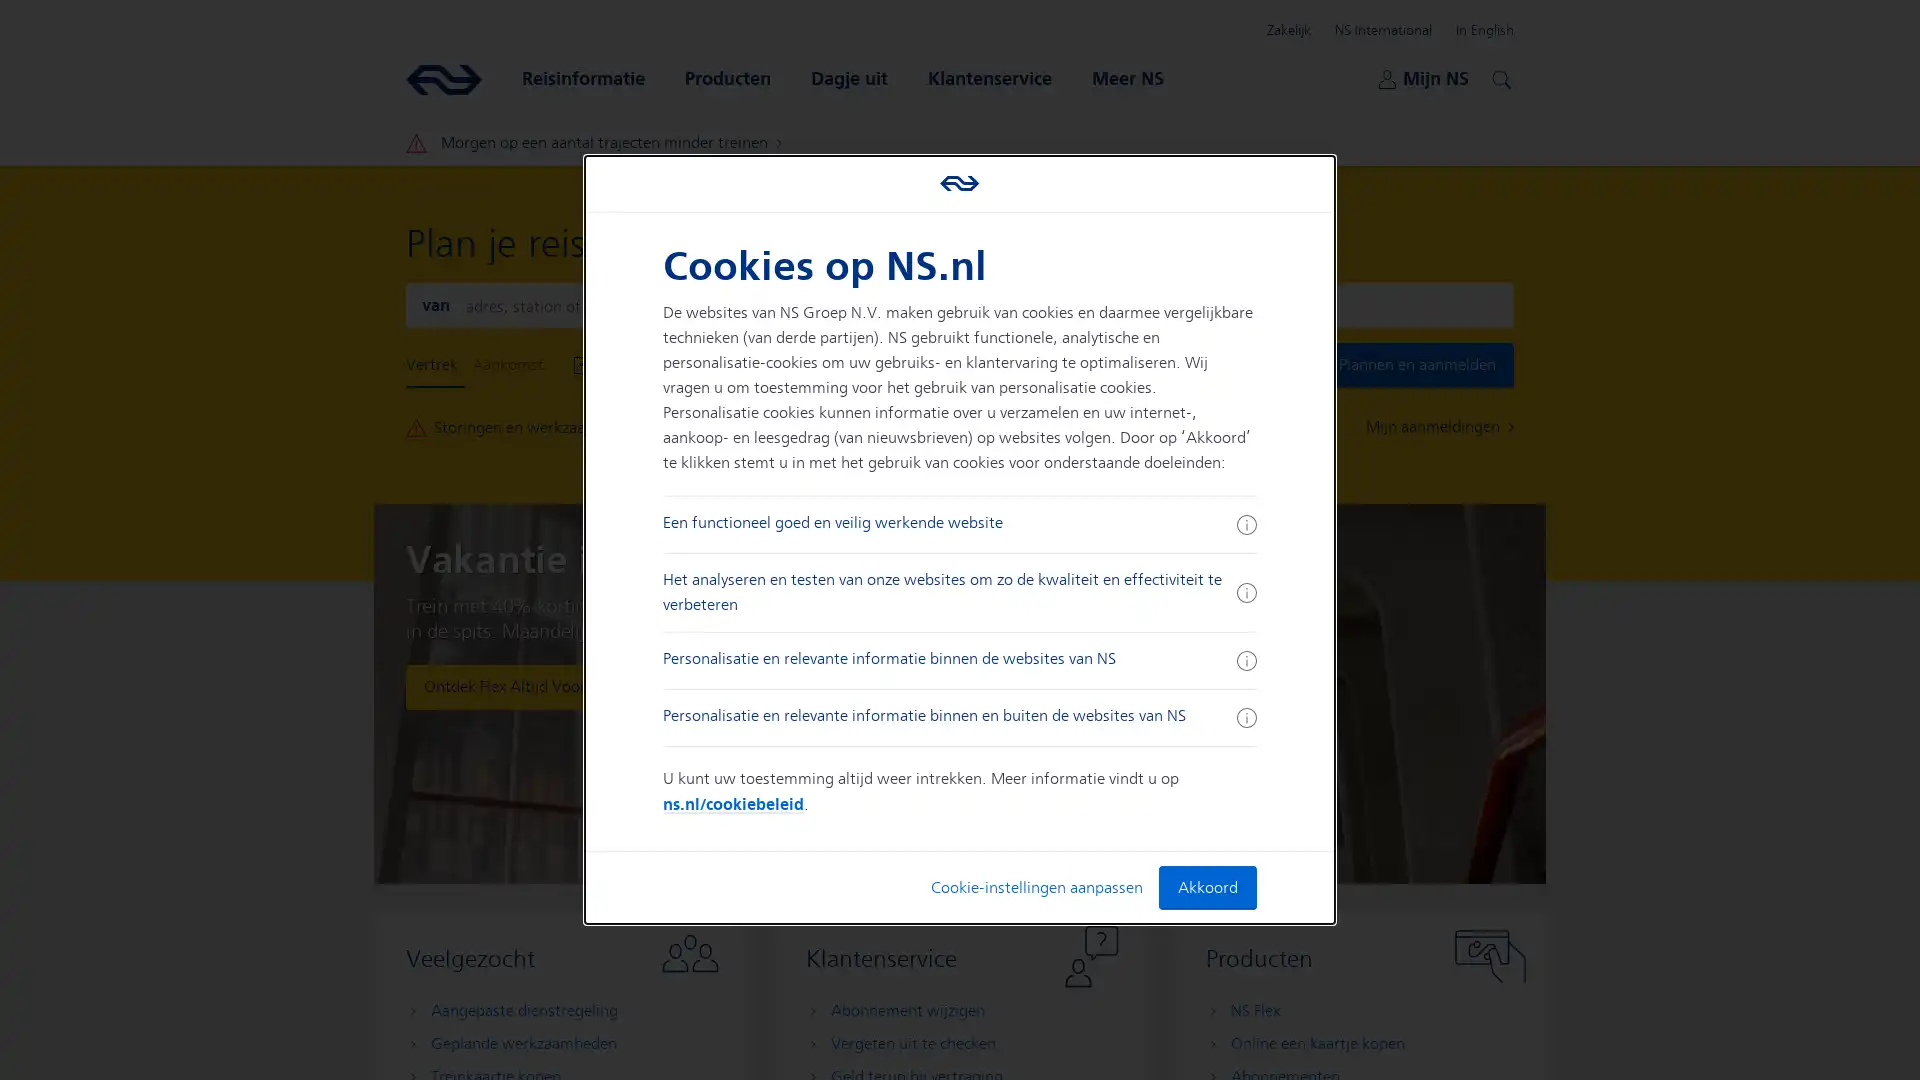 This screenshot has height=1080, width=1920. Describe the element at coordinates (1416, 365) in the screenshot. I see `Plannen en aanmelden` at that location.